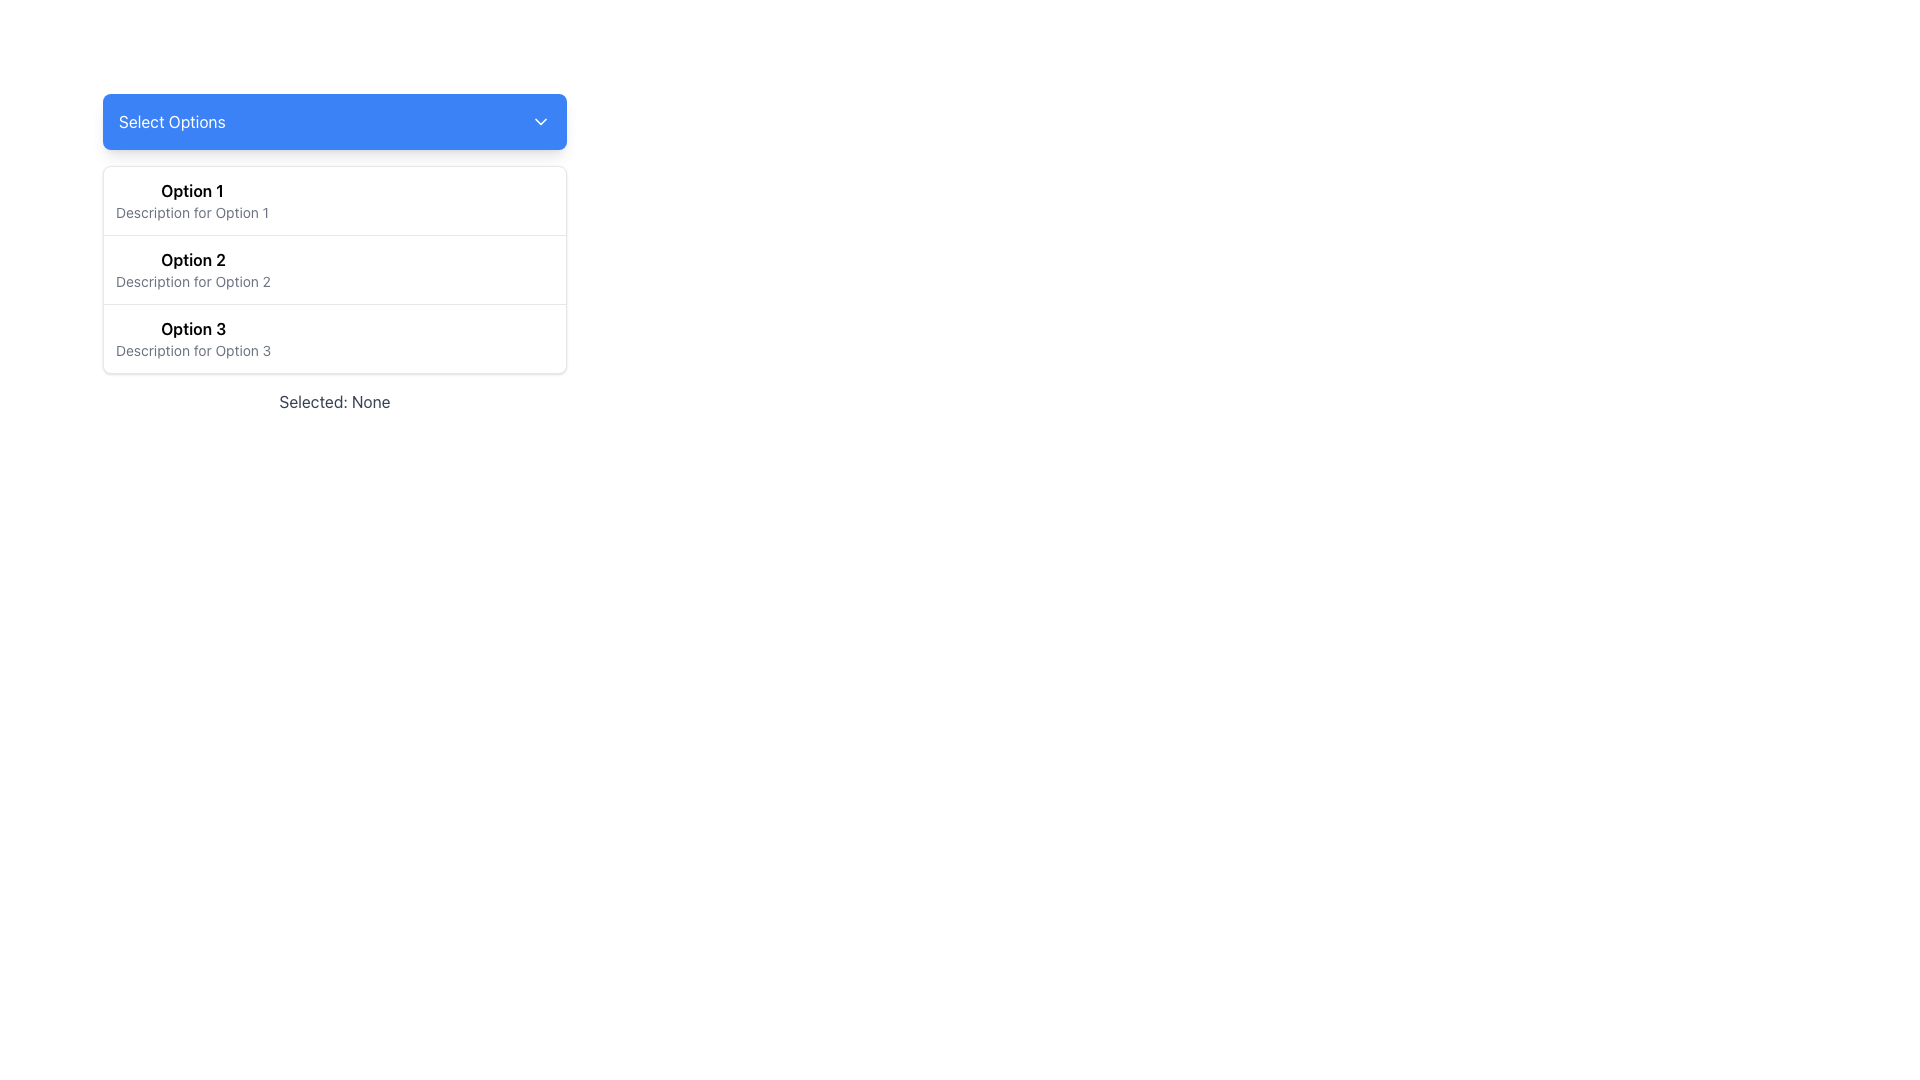 The width and height of the screenshot is (1920, 1080). Describe the element at coordinates (193, 258) in the screenshot. I see `the bolded text label 'Option 2' in the dropdown menu` at that location.